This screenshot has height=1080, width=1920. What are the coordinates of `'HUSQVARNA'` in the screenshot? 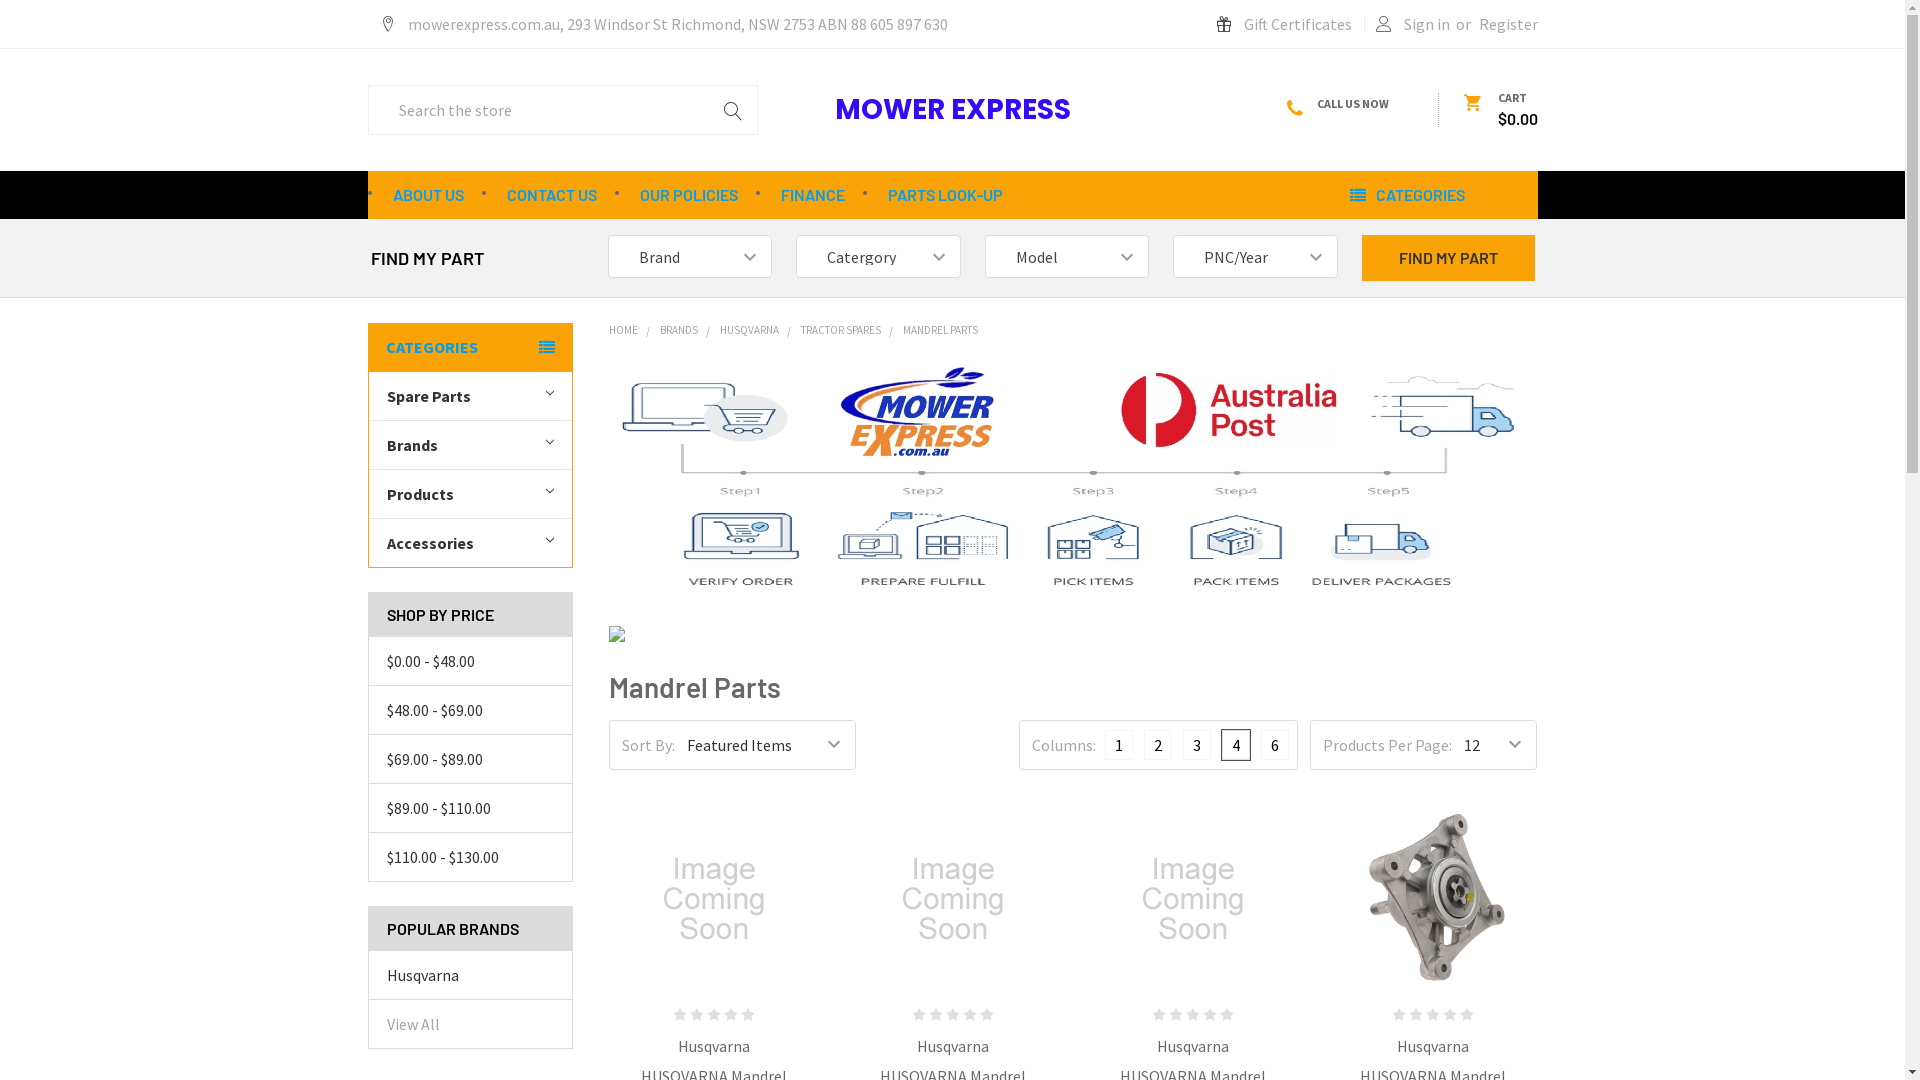 It's located at (748, 329).